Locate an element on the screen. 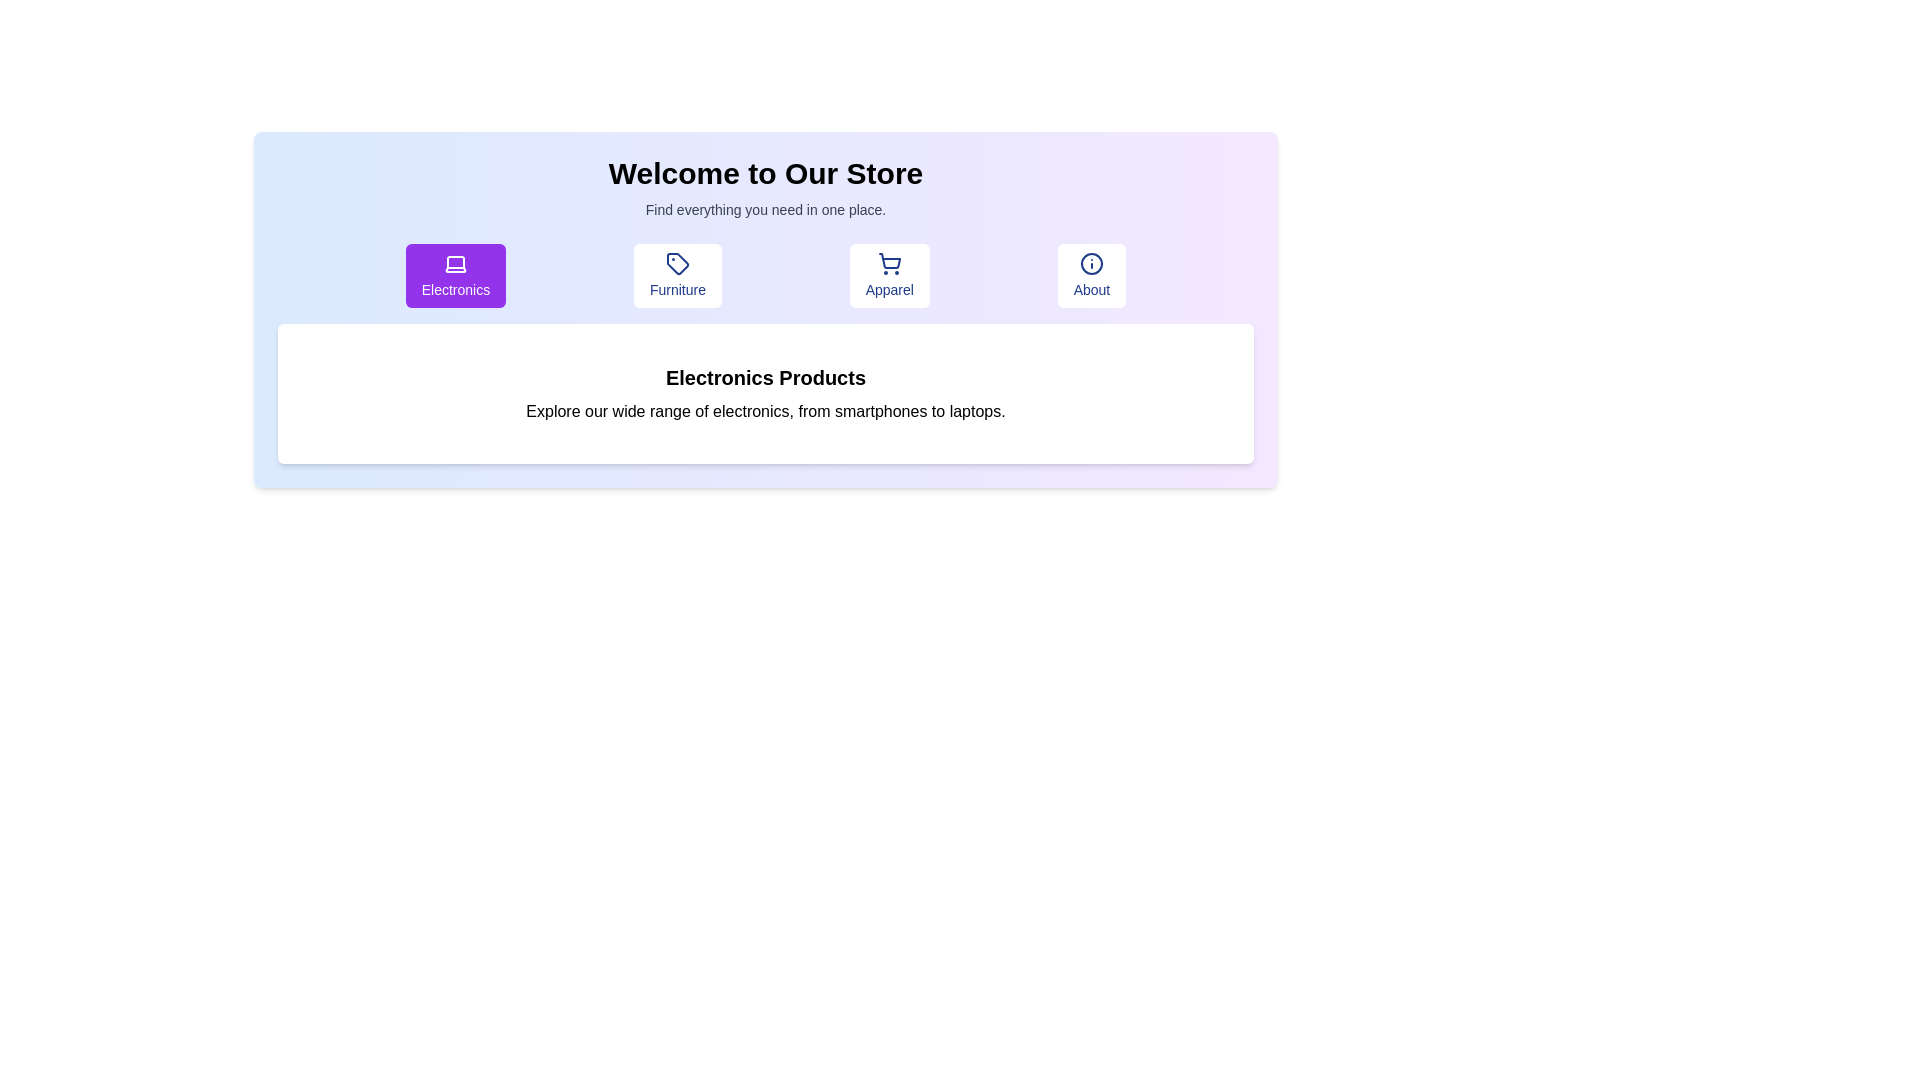 Image resolution: width=1920 pixels, height=1080 pixels. explanatory text label located centrally beneath the title 'Welcome to Our Store' and above the category buttons is located at coordinates (765, 209).